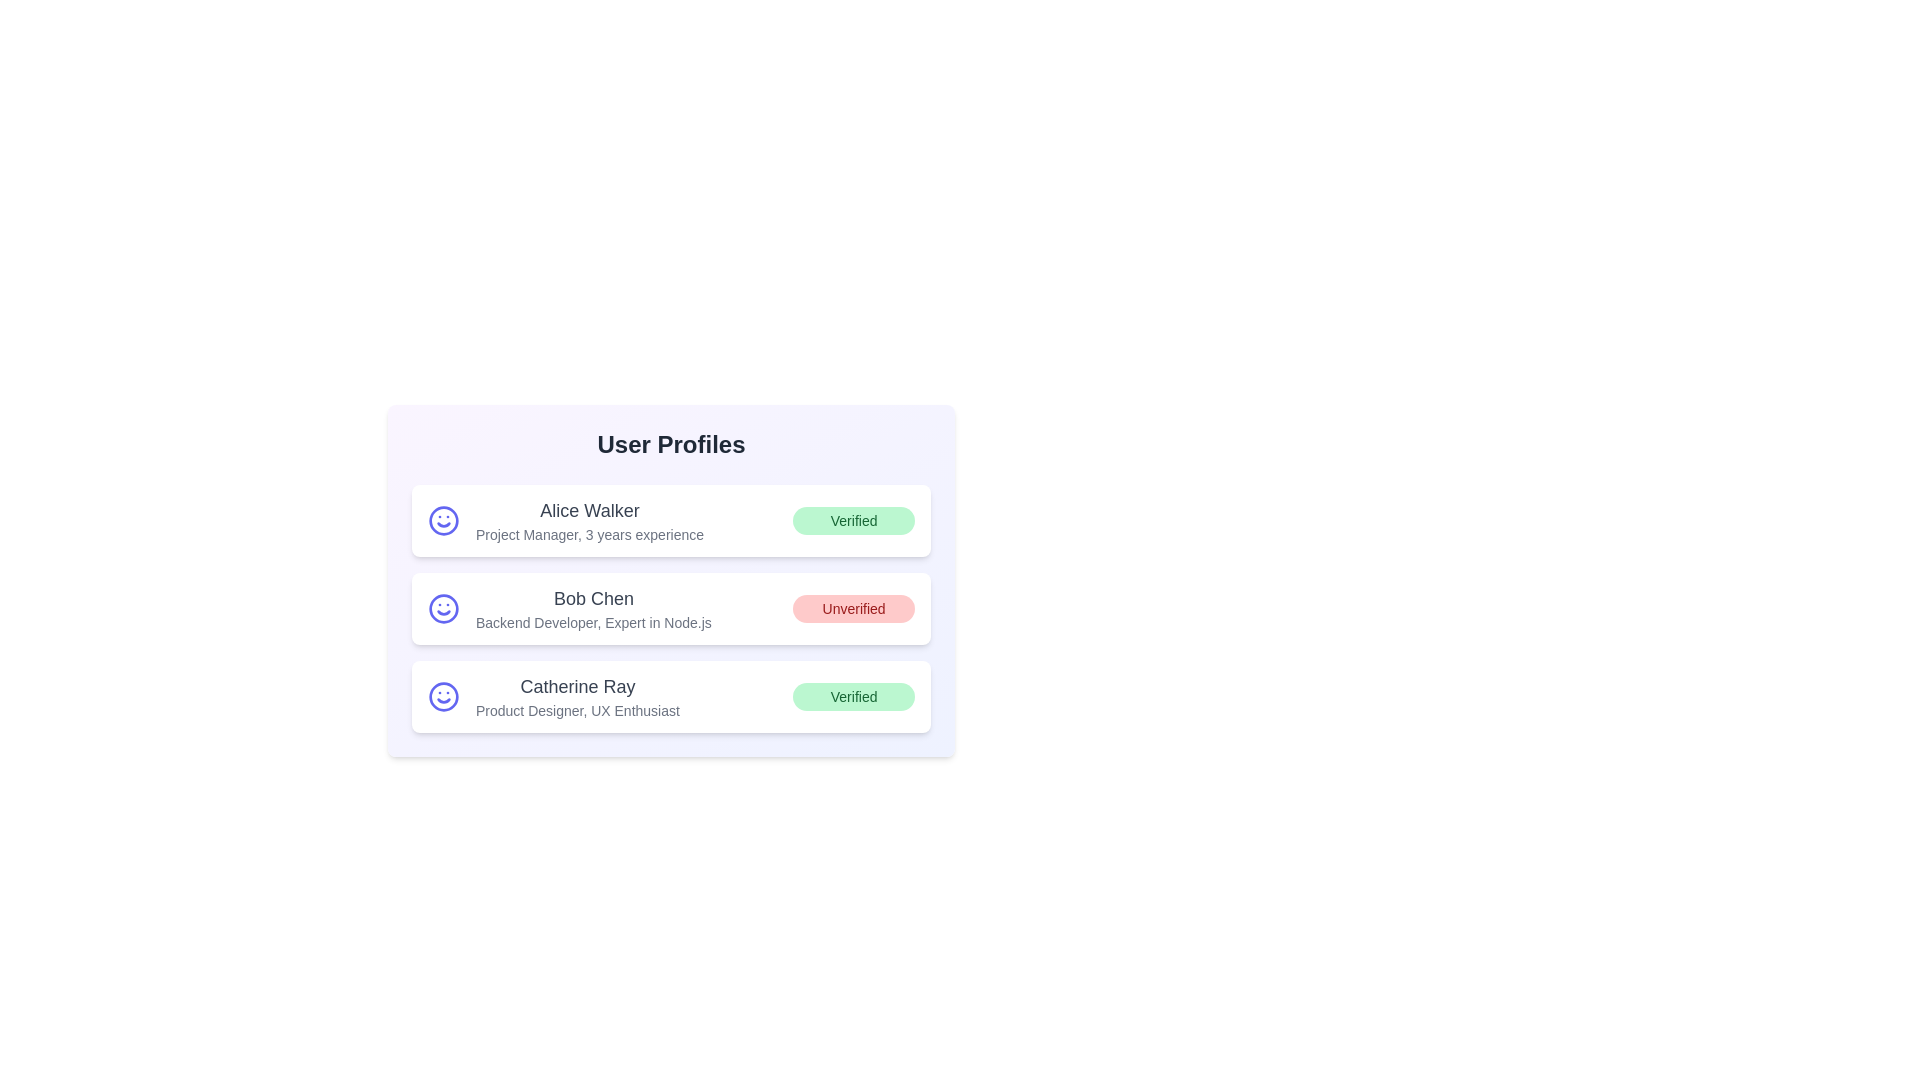  Describe the element at coordinates (854, 696) in the screenshot. I see `the verification status of Catherine Ray to toggle or view details` at that location.